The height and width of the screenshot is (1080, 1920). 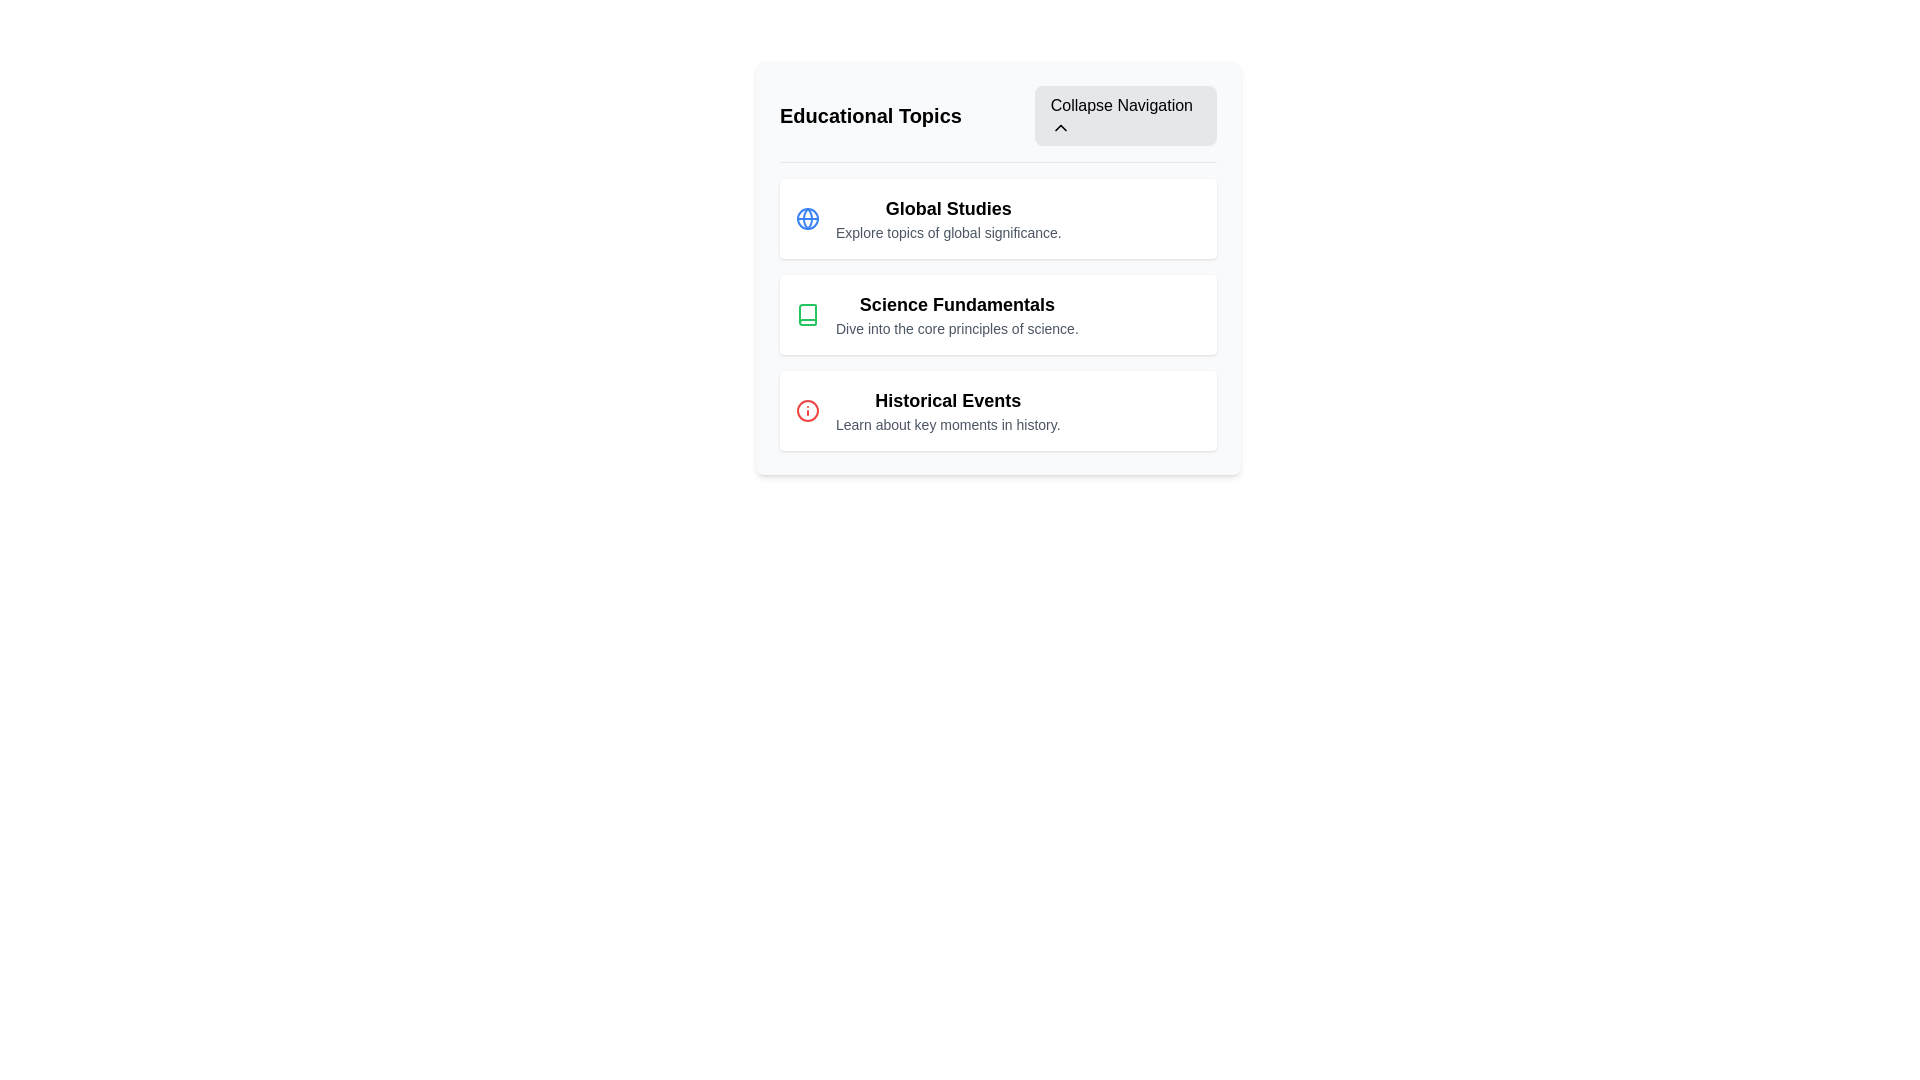 What do you see at coordinates (947, 401) in the screenshot?
I see `the text label that serves as a title or heading for the informational section about historical events, positioned at the bottom of a vertical list inside the card interface titled 'Educational Topics.'` at bounding box center [947, 401].